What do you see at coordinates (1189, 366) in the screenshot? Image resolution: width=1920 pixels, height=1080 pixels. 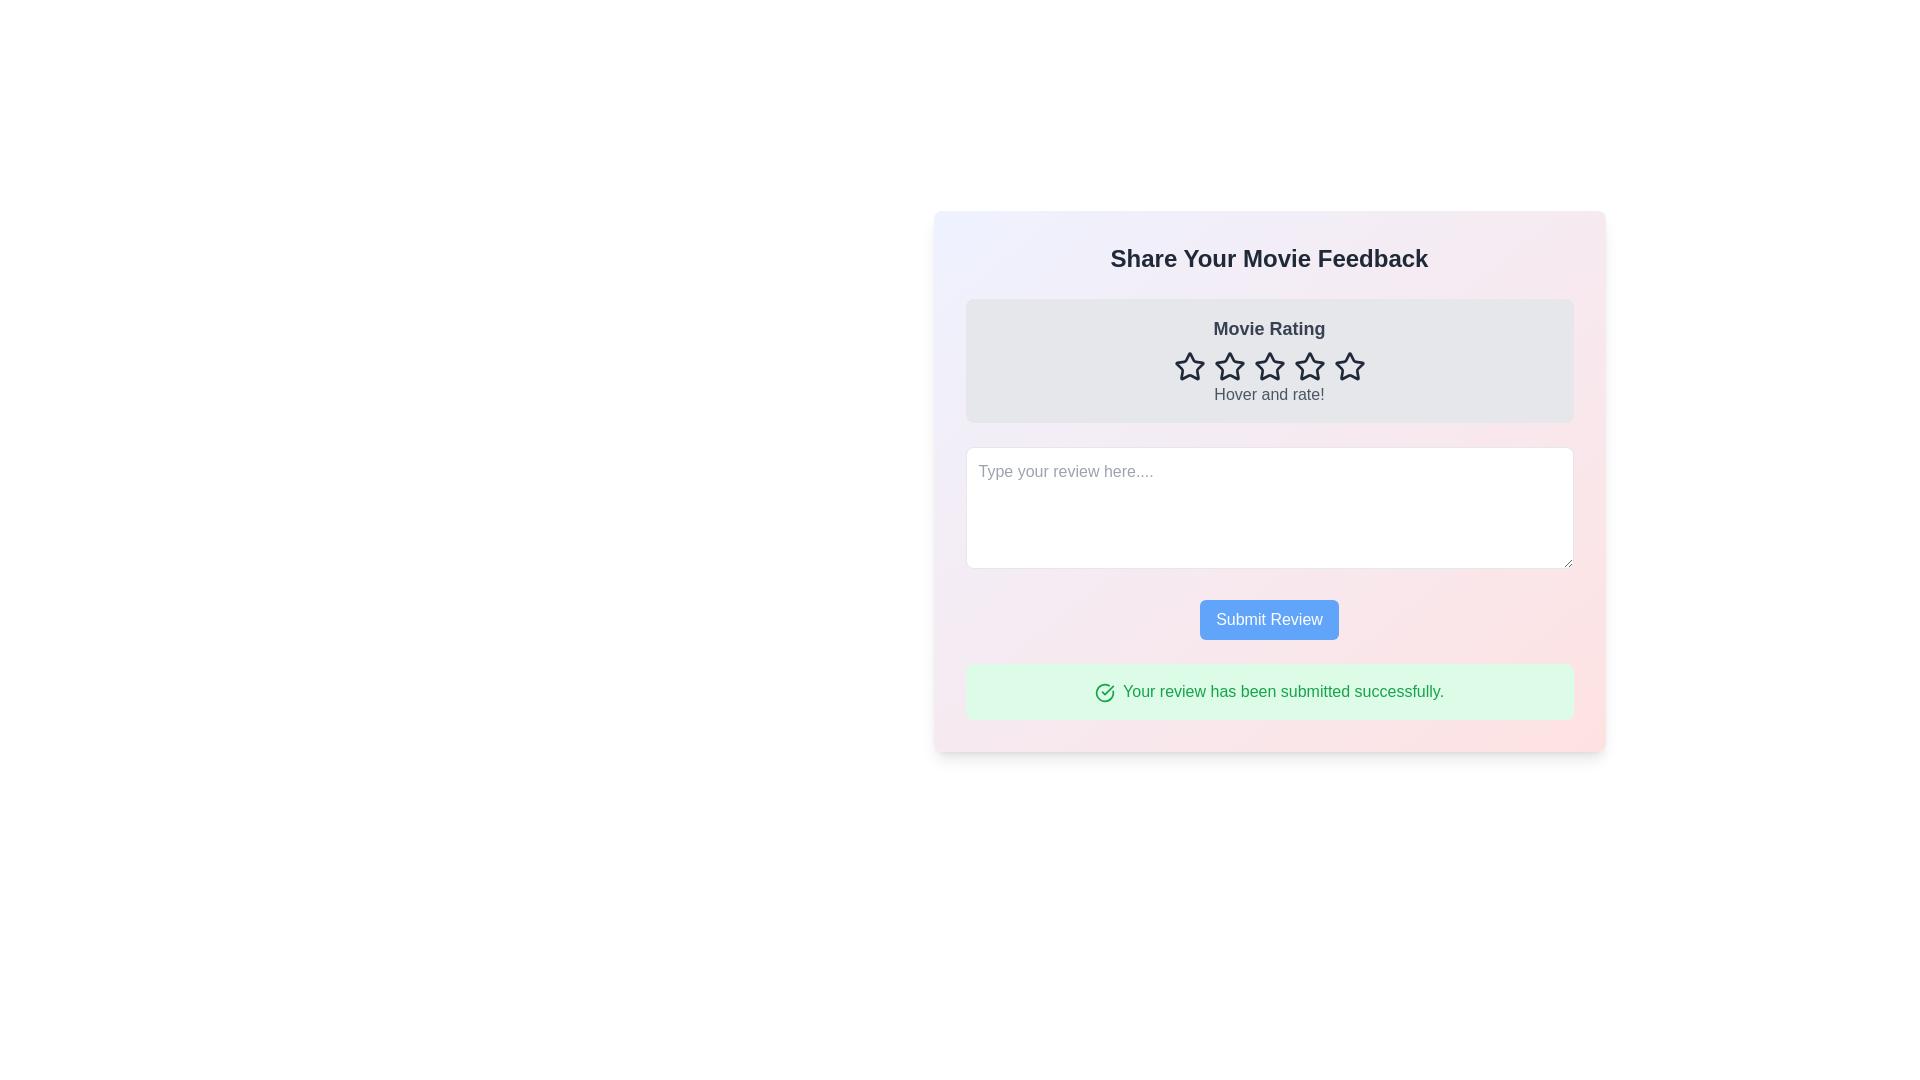 I see `the leftmost star icon in the 'Movie Rating' section` at bounding box center [1189, 366].